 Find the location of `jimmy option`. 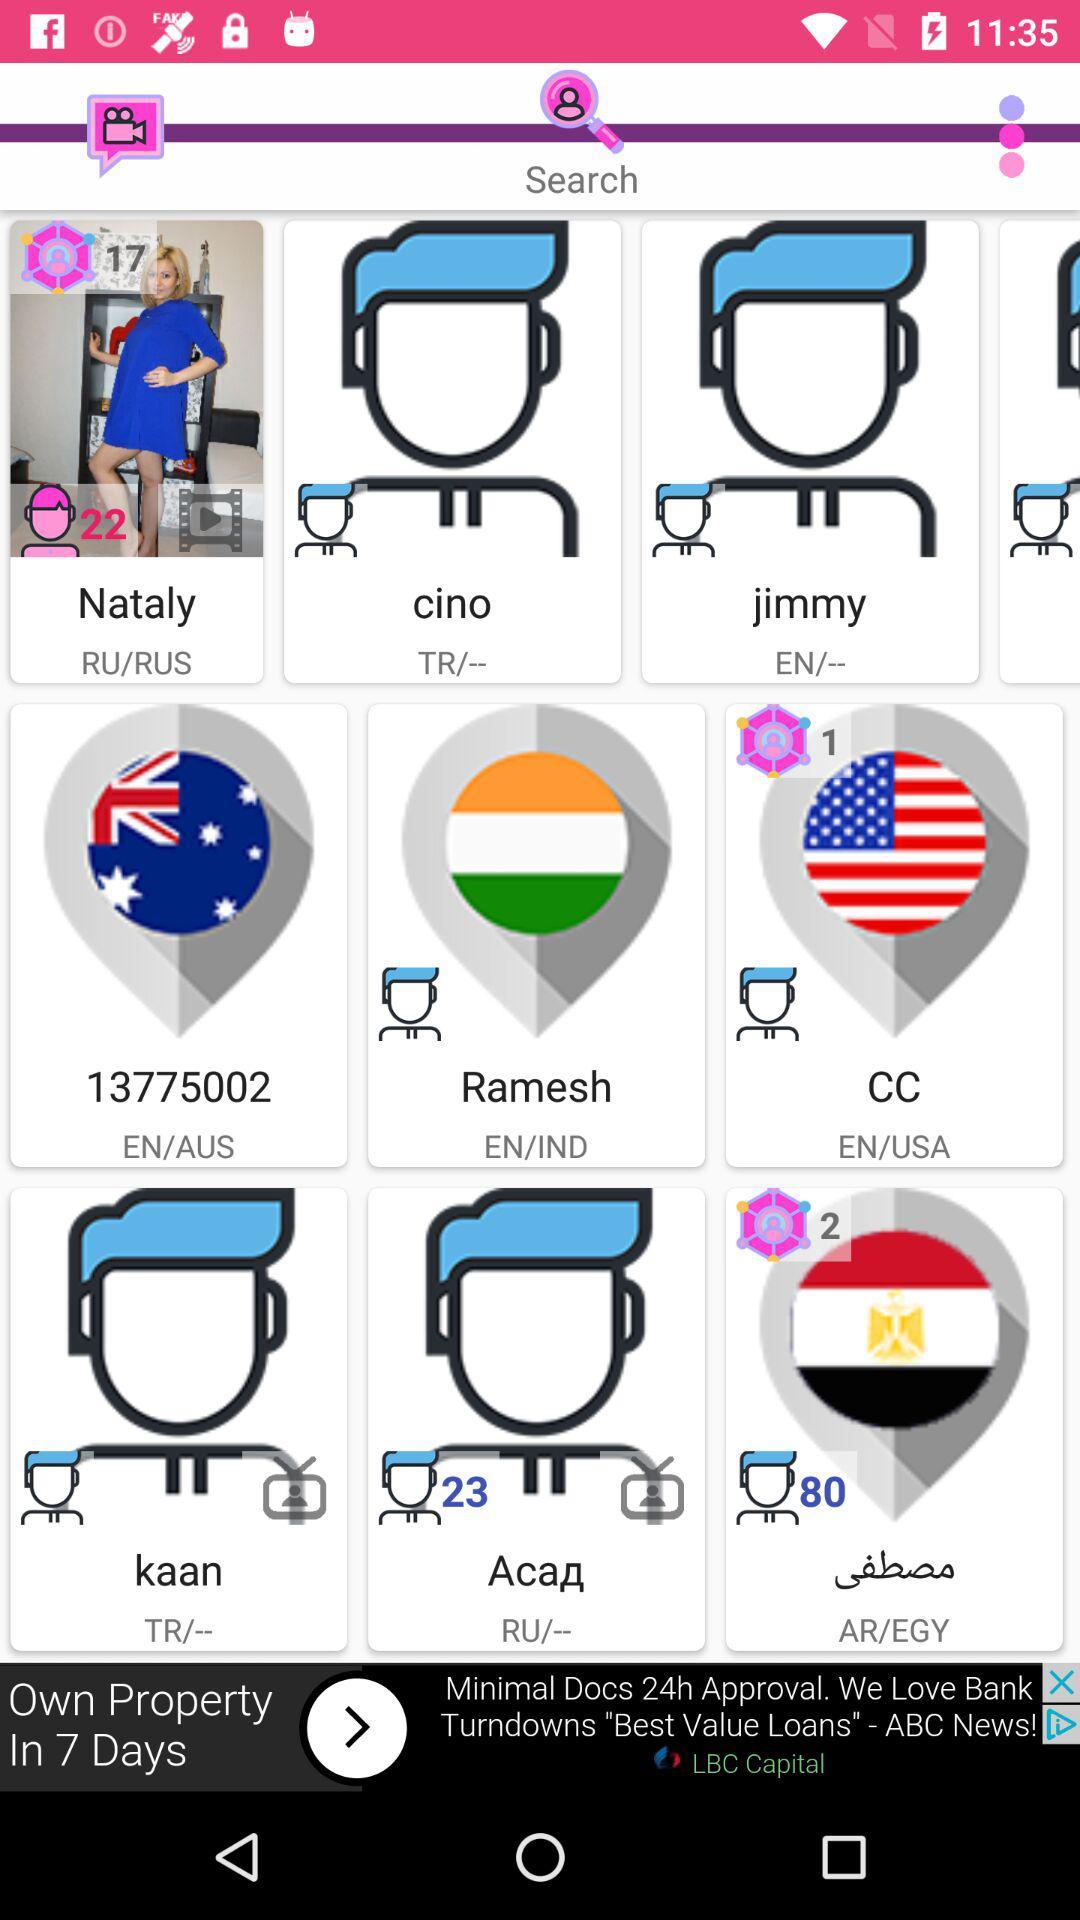

jimmy option is located at coordinates (810, 388).